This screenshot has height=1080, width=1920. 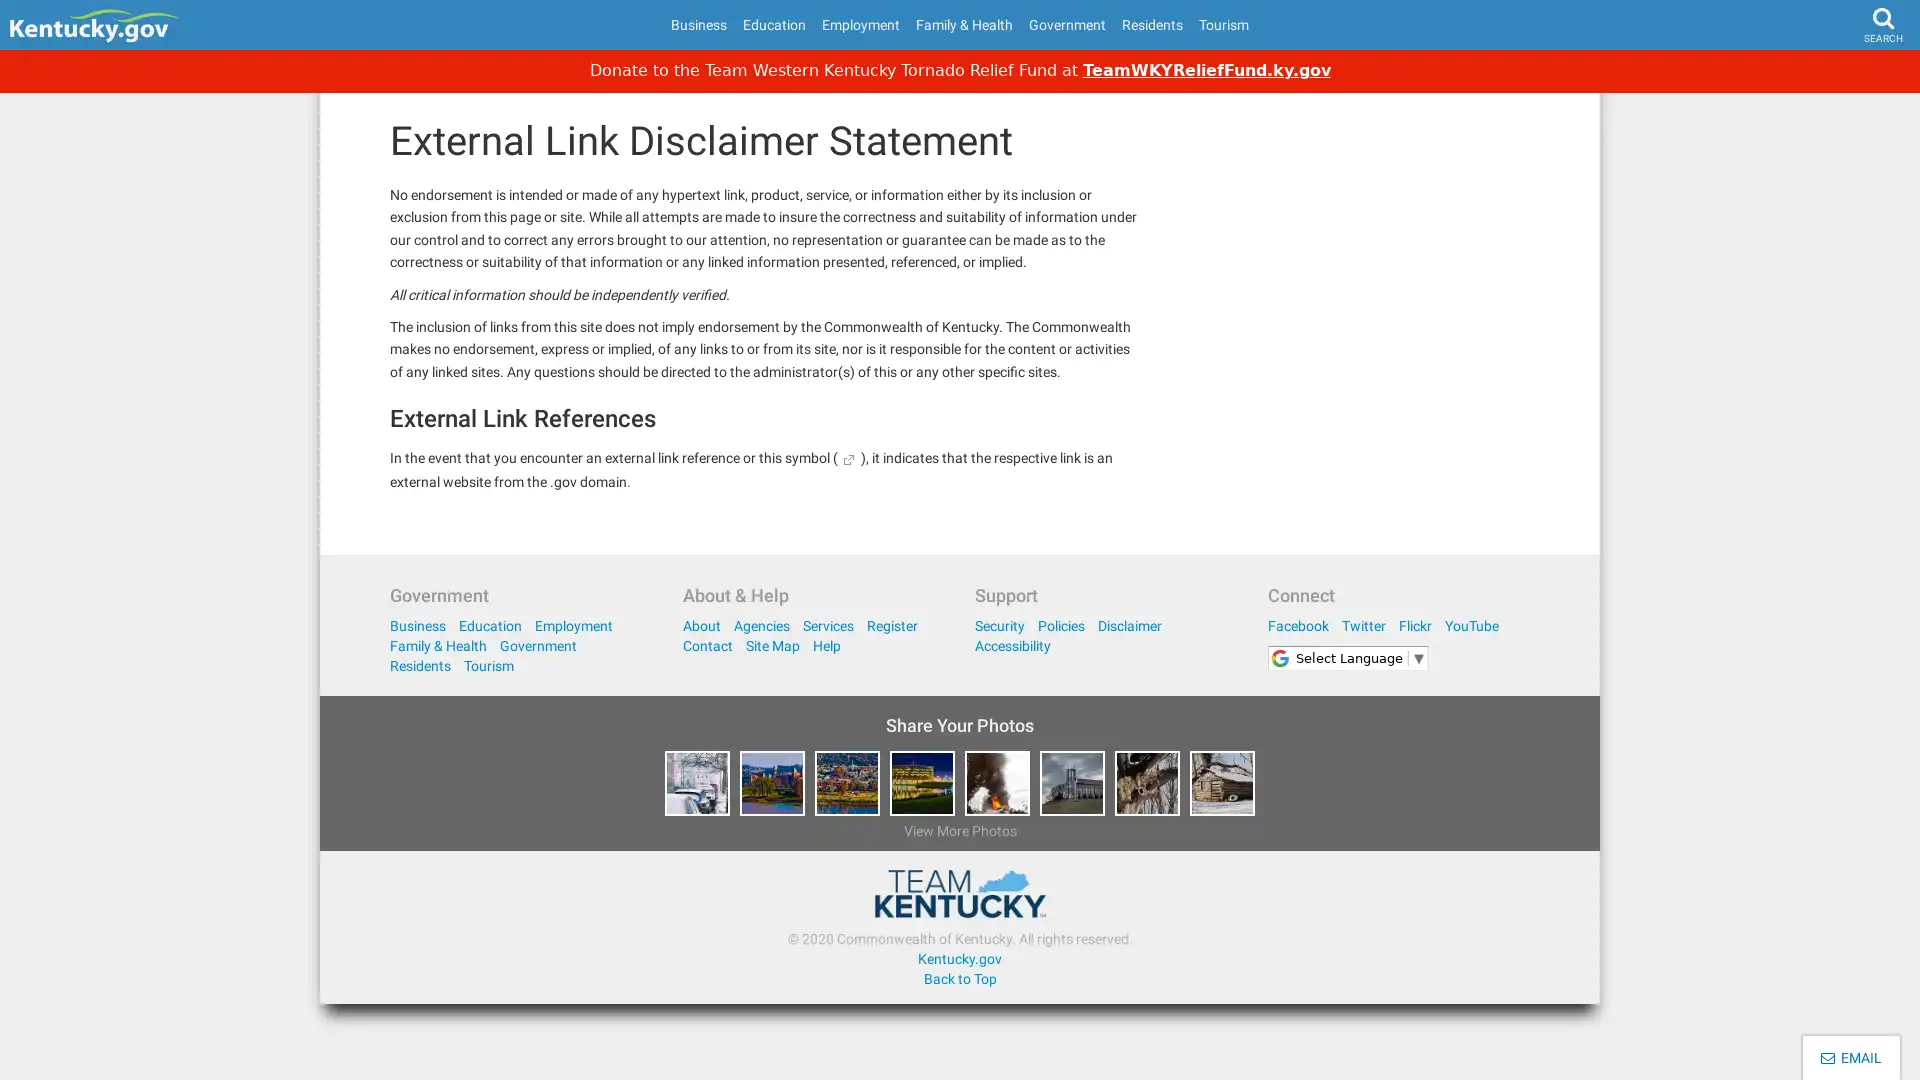 What do you see at coordinates (1845, 76) in the screenshot?
I see `Search` at bounding box center [1845, 76].